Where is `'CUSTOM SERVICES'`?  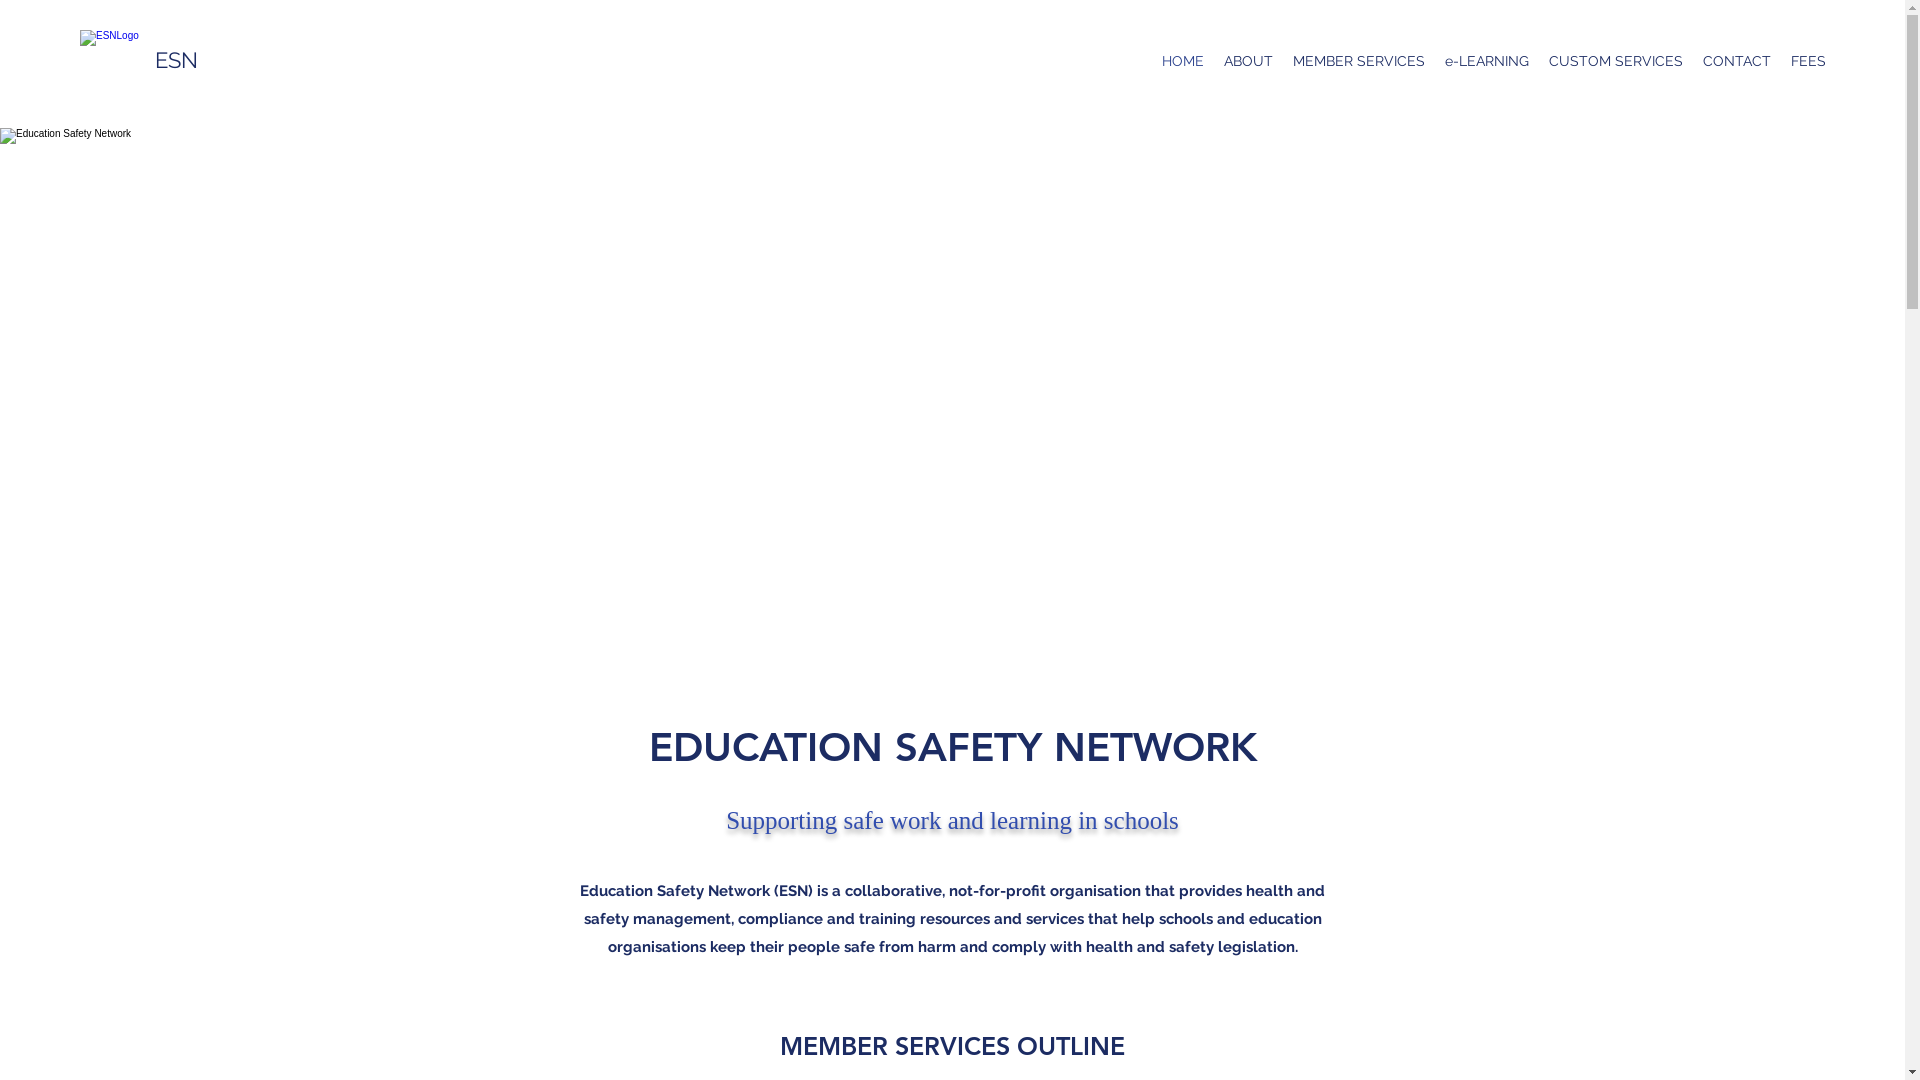
'CUSTOM SERVICES' is located at coordinates (1616, 60).